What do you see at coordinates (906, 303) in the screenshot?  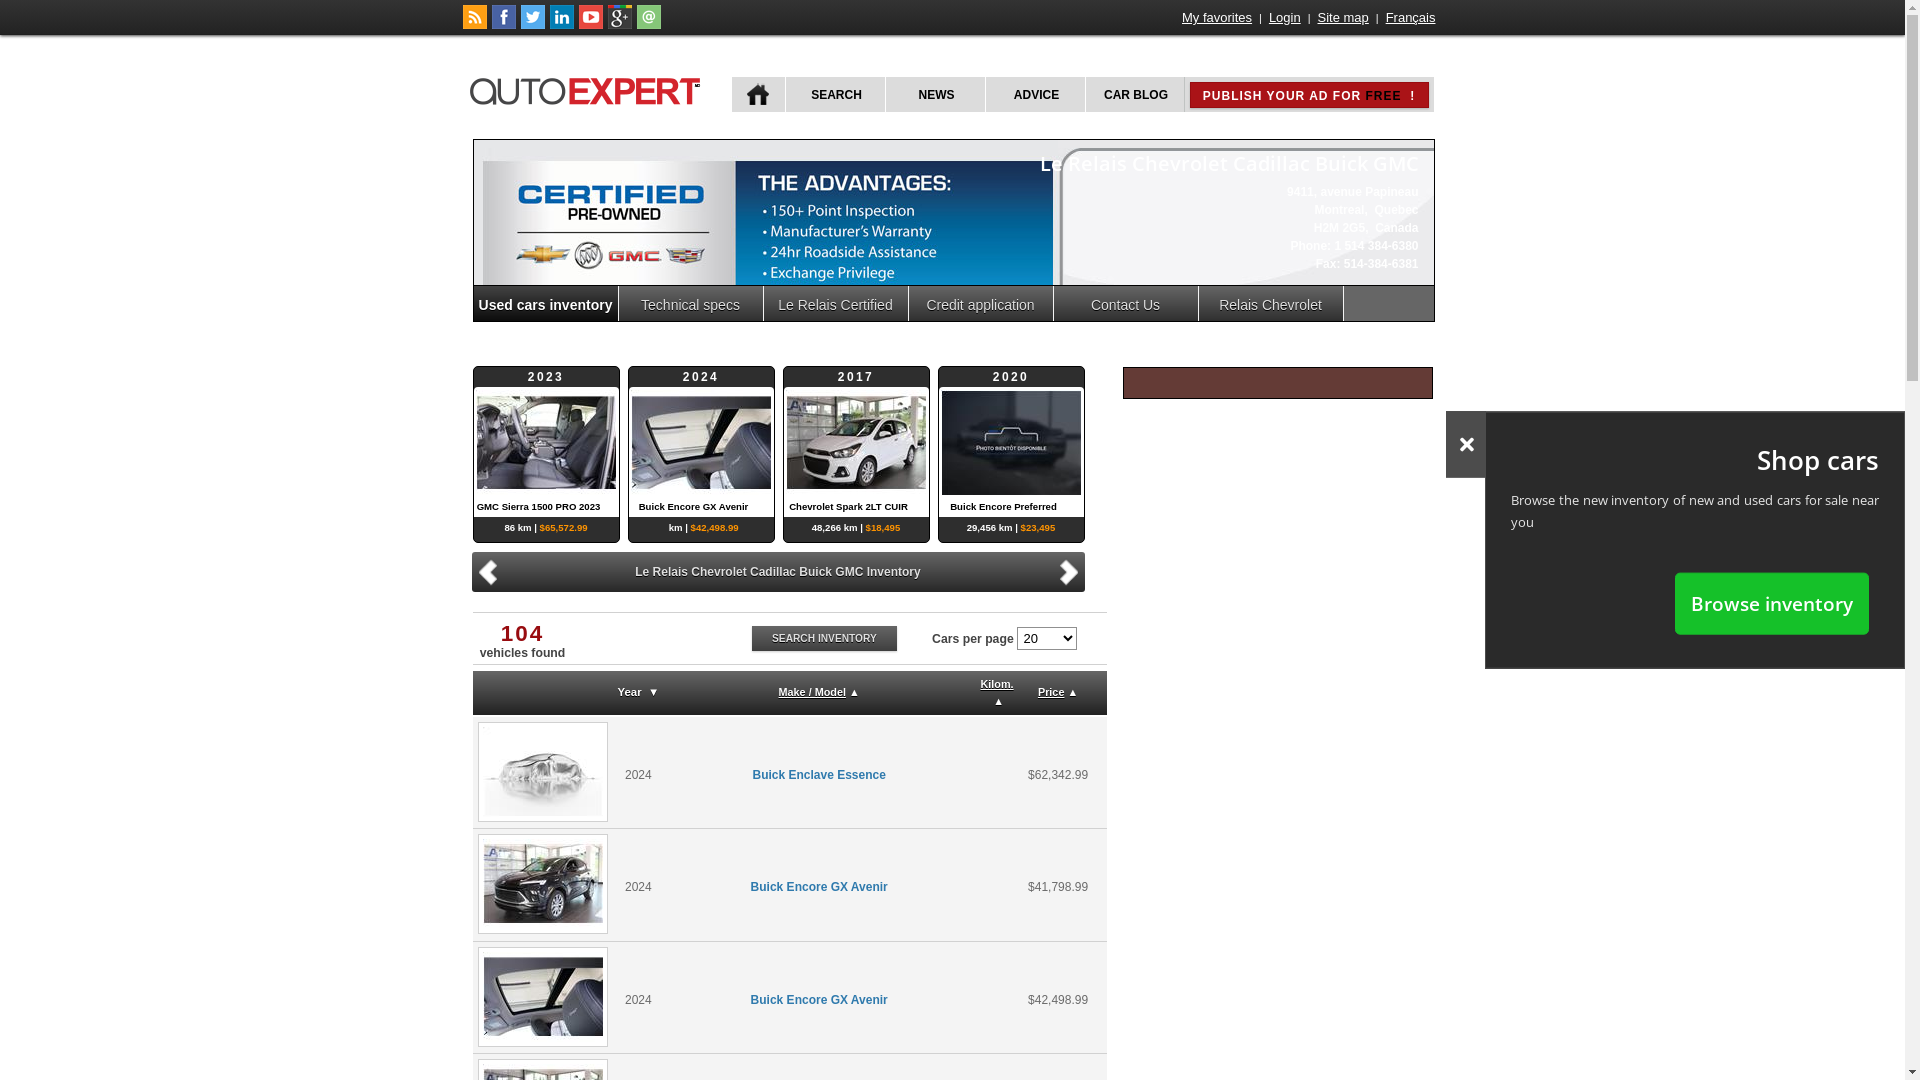 I see `'Credit application'` at bounding box center [906, 303].